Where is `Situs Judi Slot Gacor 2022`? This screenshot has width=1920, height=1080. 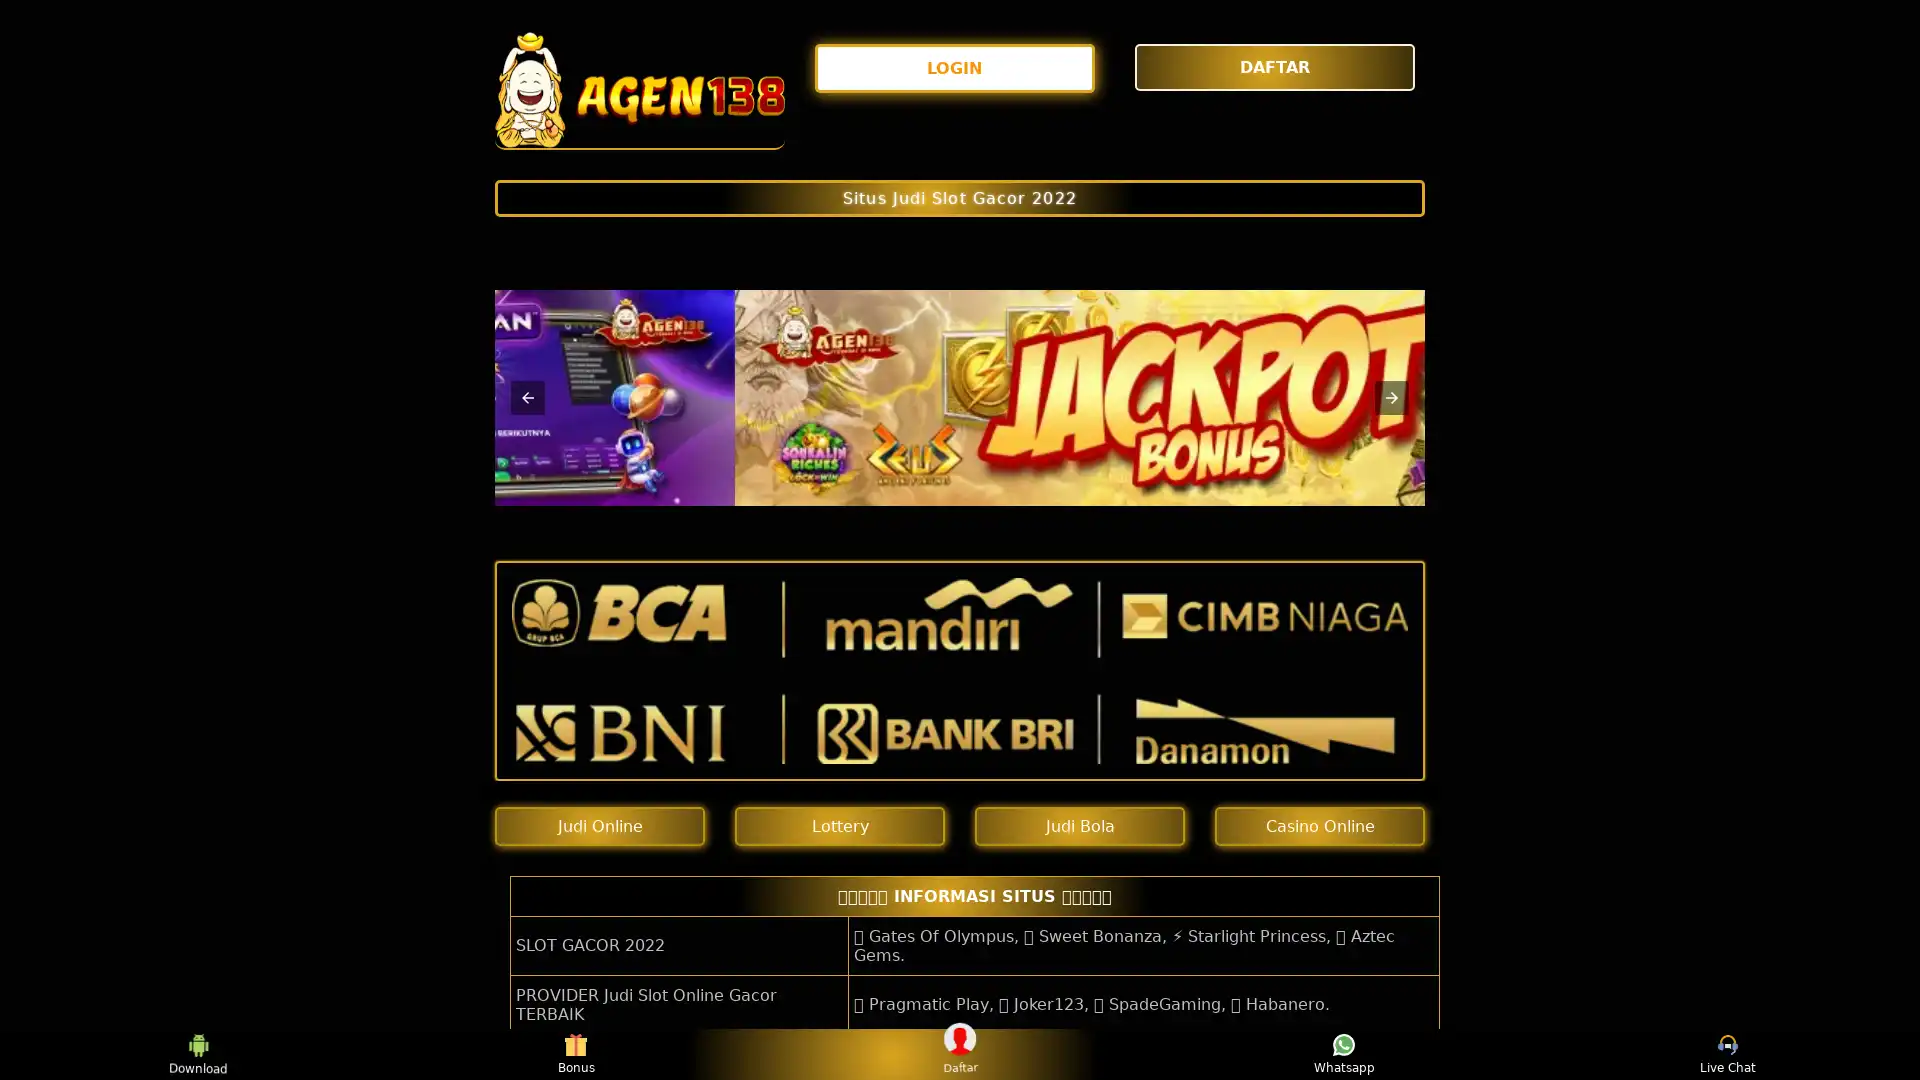
Situs Judi Slot Gacor 2022 is located at coordinates (960, 197).